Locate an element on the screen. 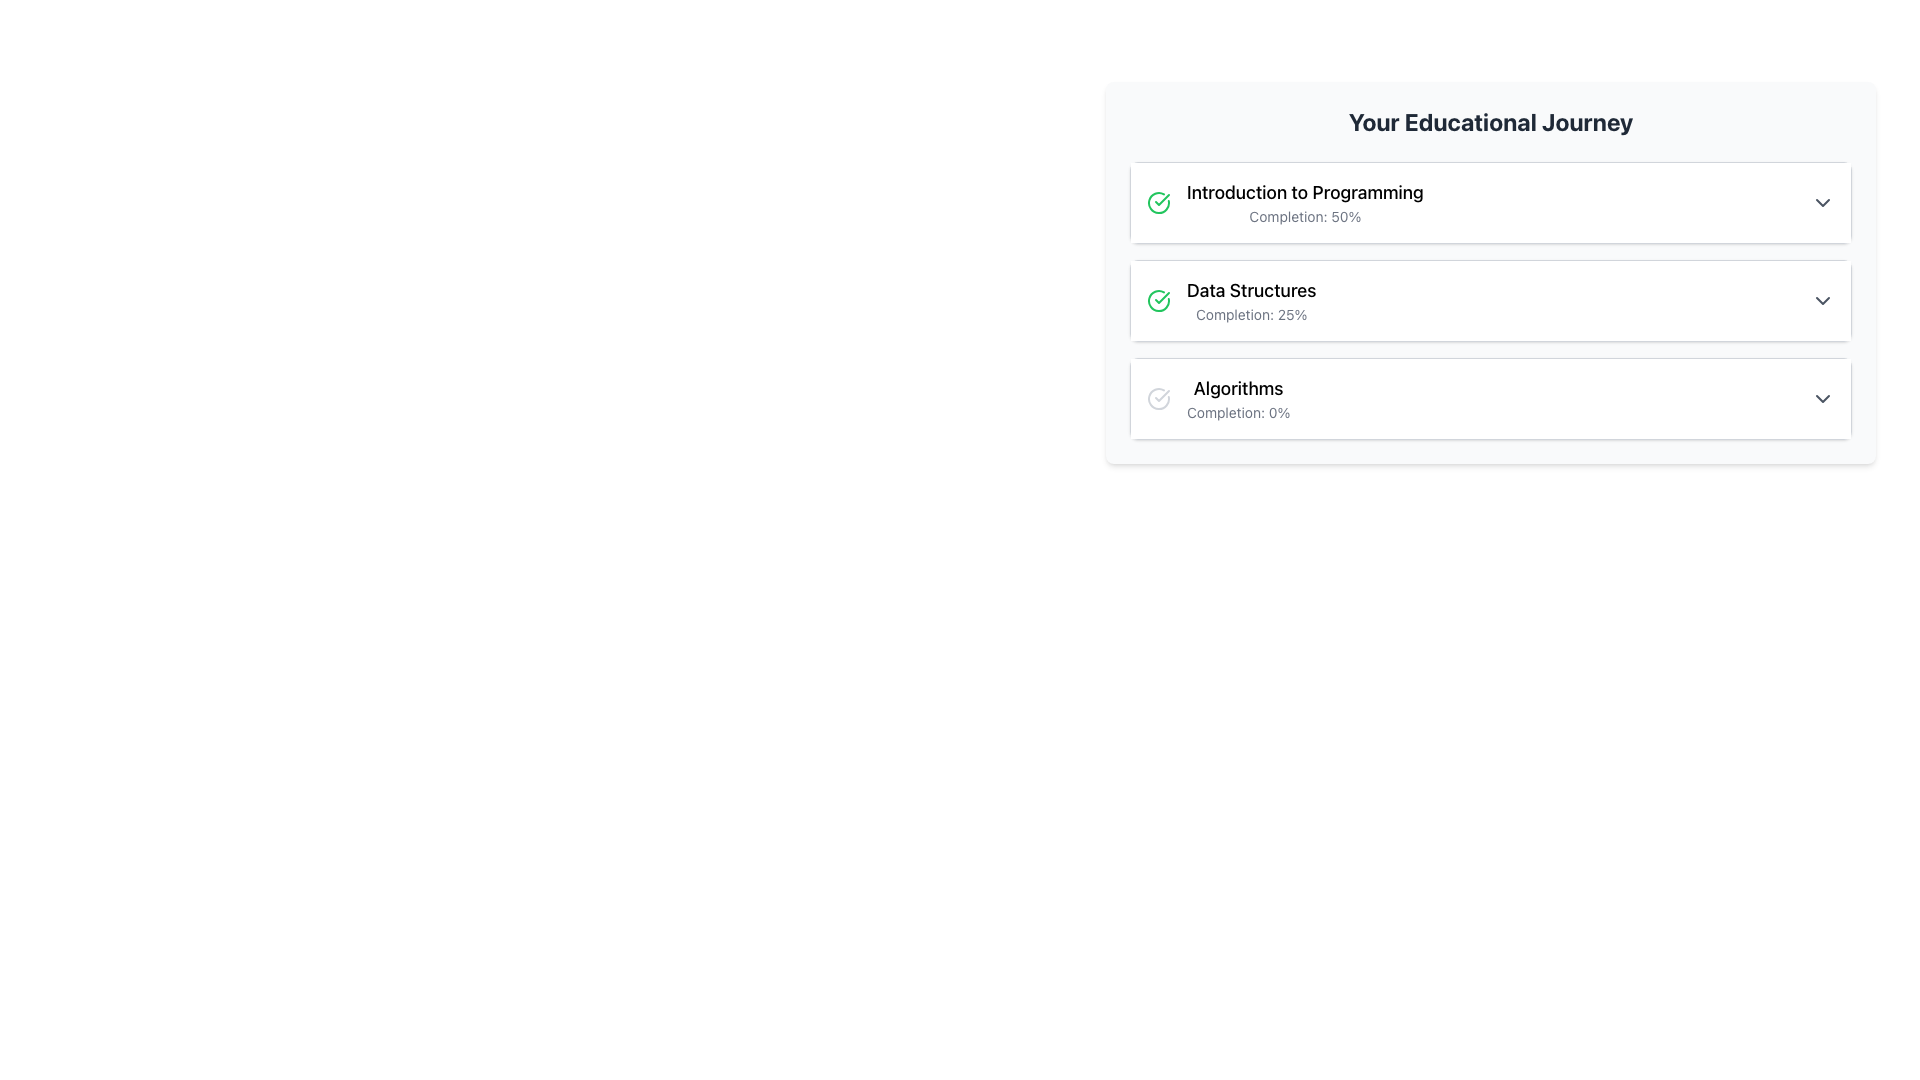 The width and height of the screenshot is (1920, 1080). the second item in the 'Your Educational Journey' list is located at coordinates (1491, 300).